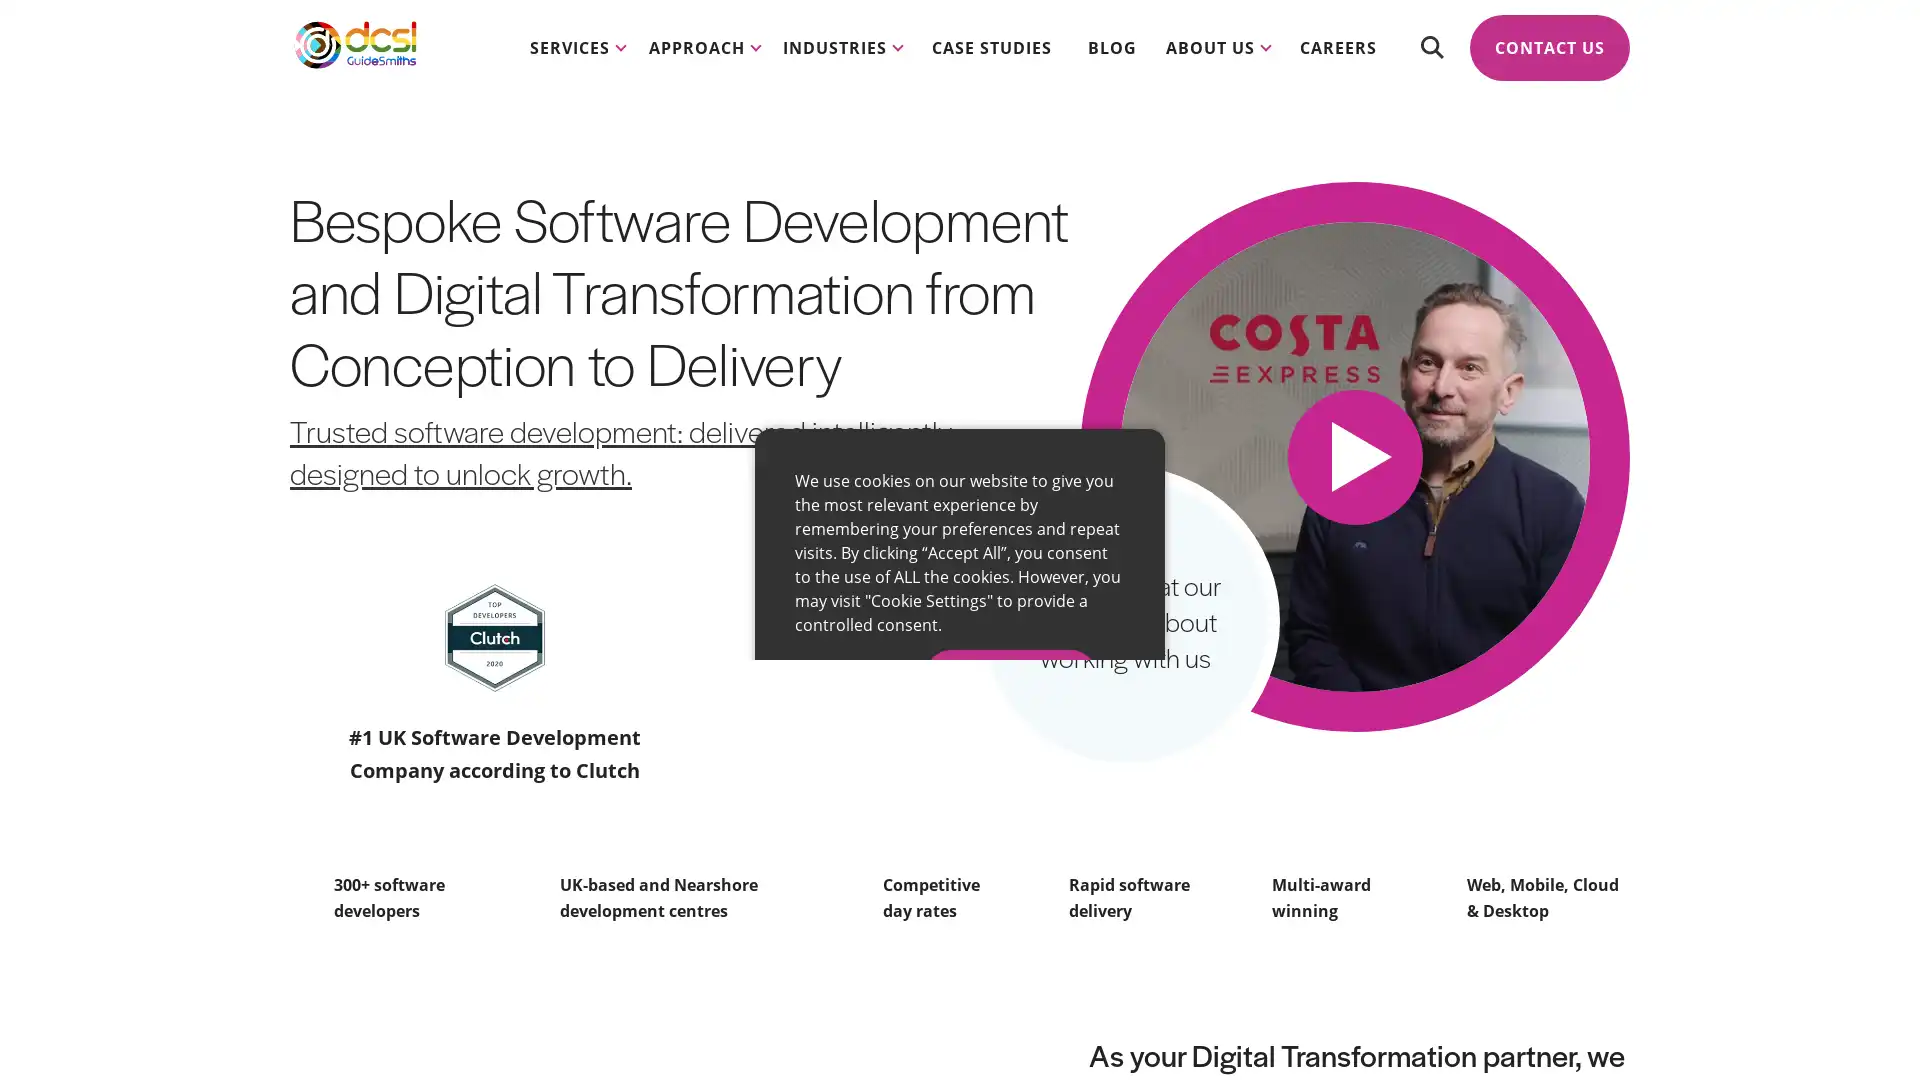  What do you see at coordinates (1430, 60) in the screenshot?
I see `Search` at bounding box center [1430, 60].